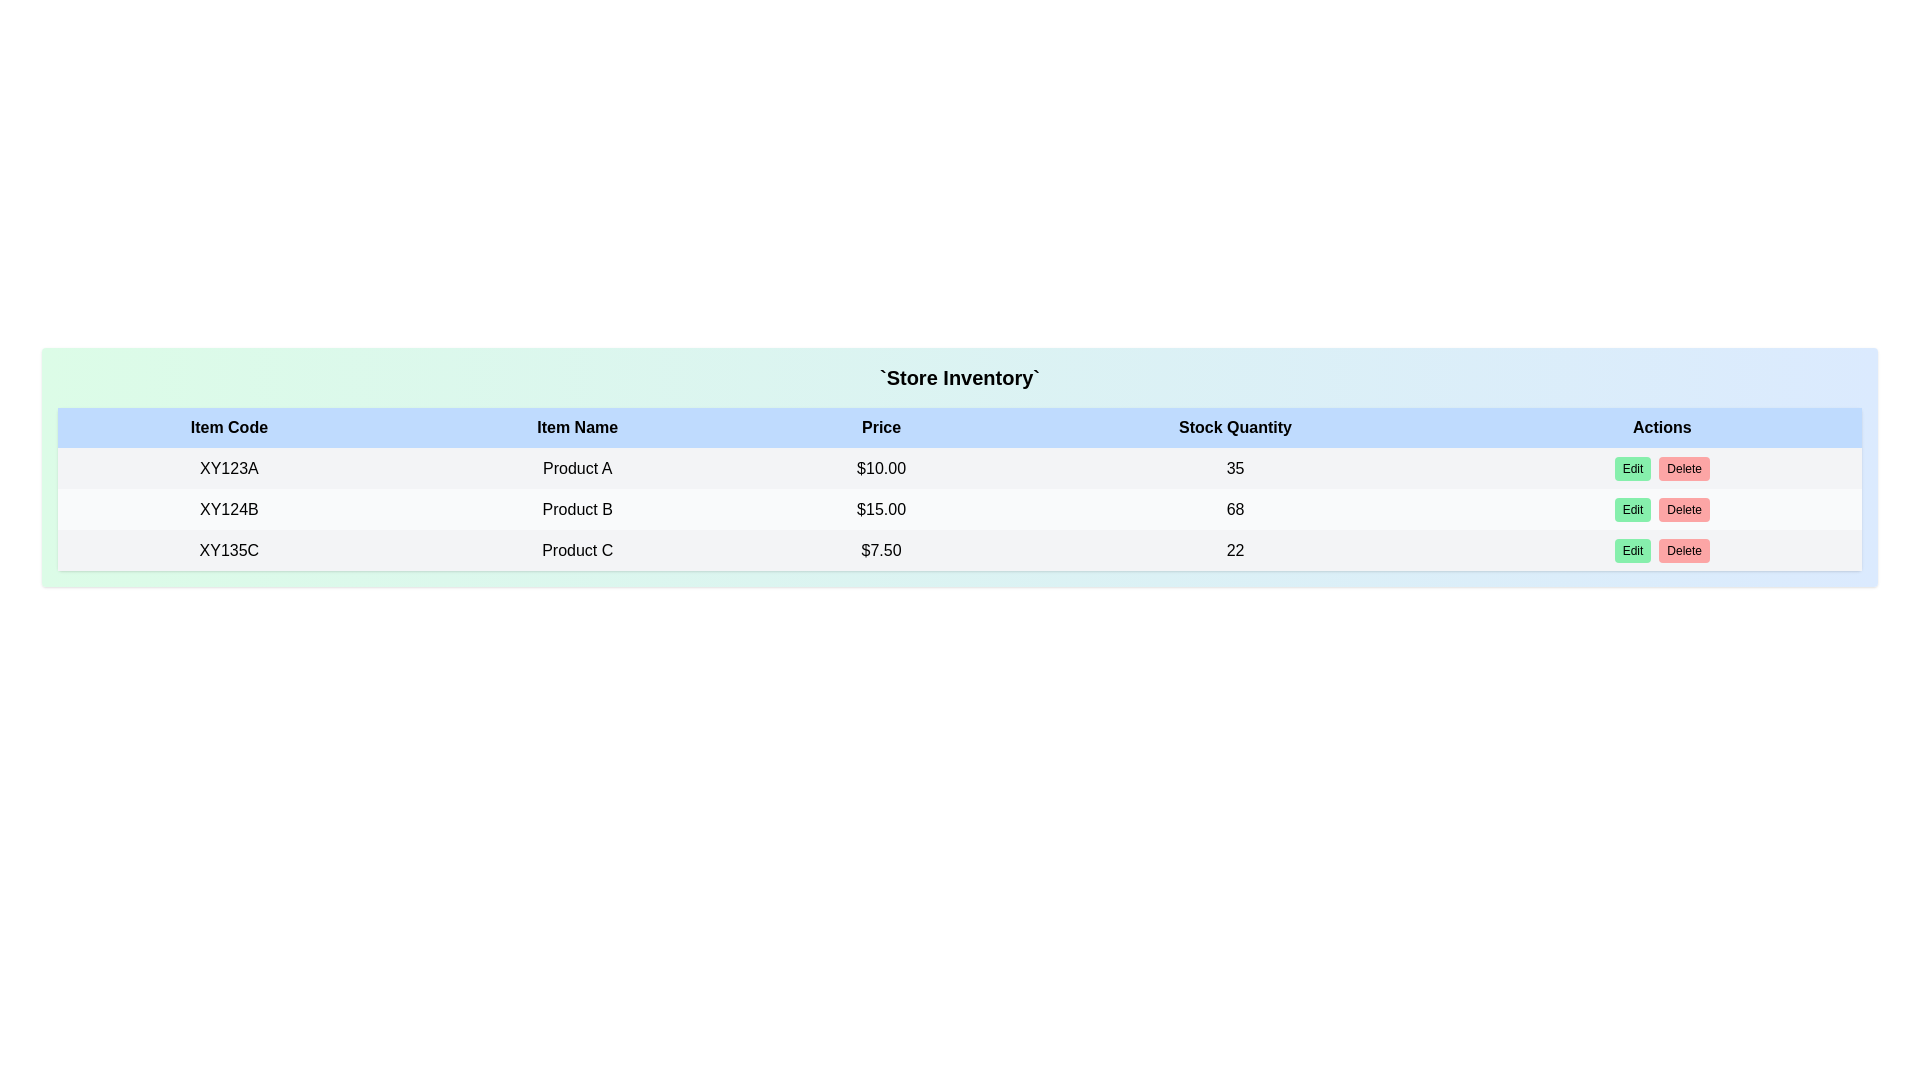  Describe the element at coordinates (1662, 508) in the screenshot. I see `the 'Edit' button in the actions column for the row corresponding to 'Product B'` at that location.